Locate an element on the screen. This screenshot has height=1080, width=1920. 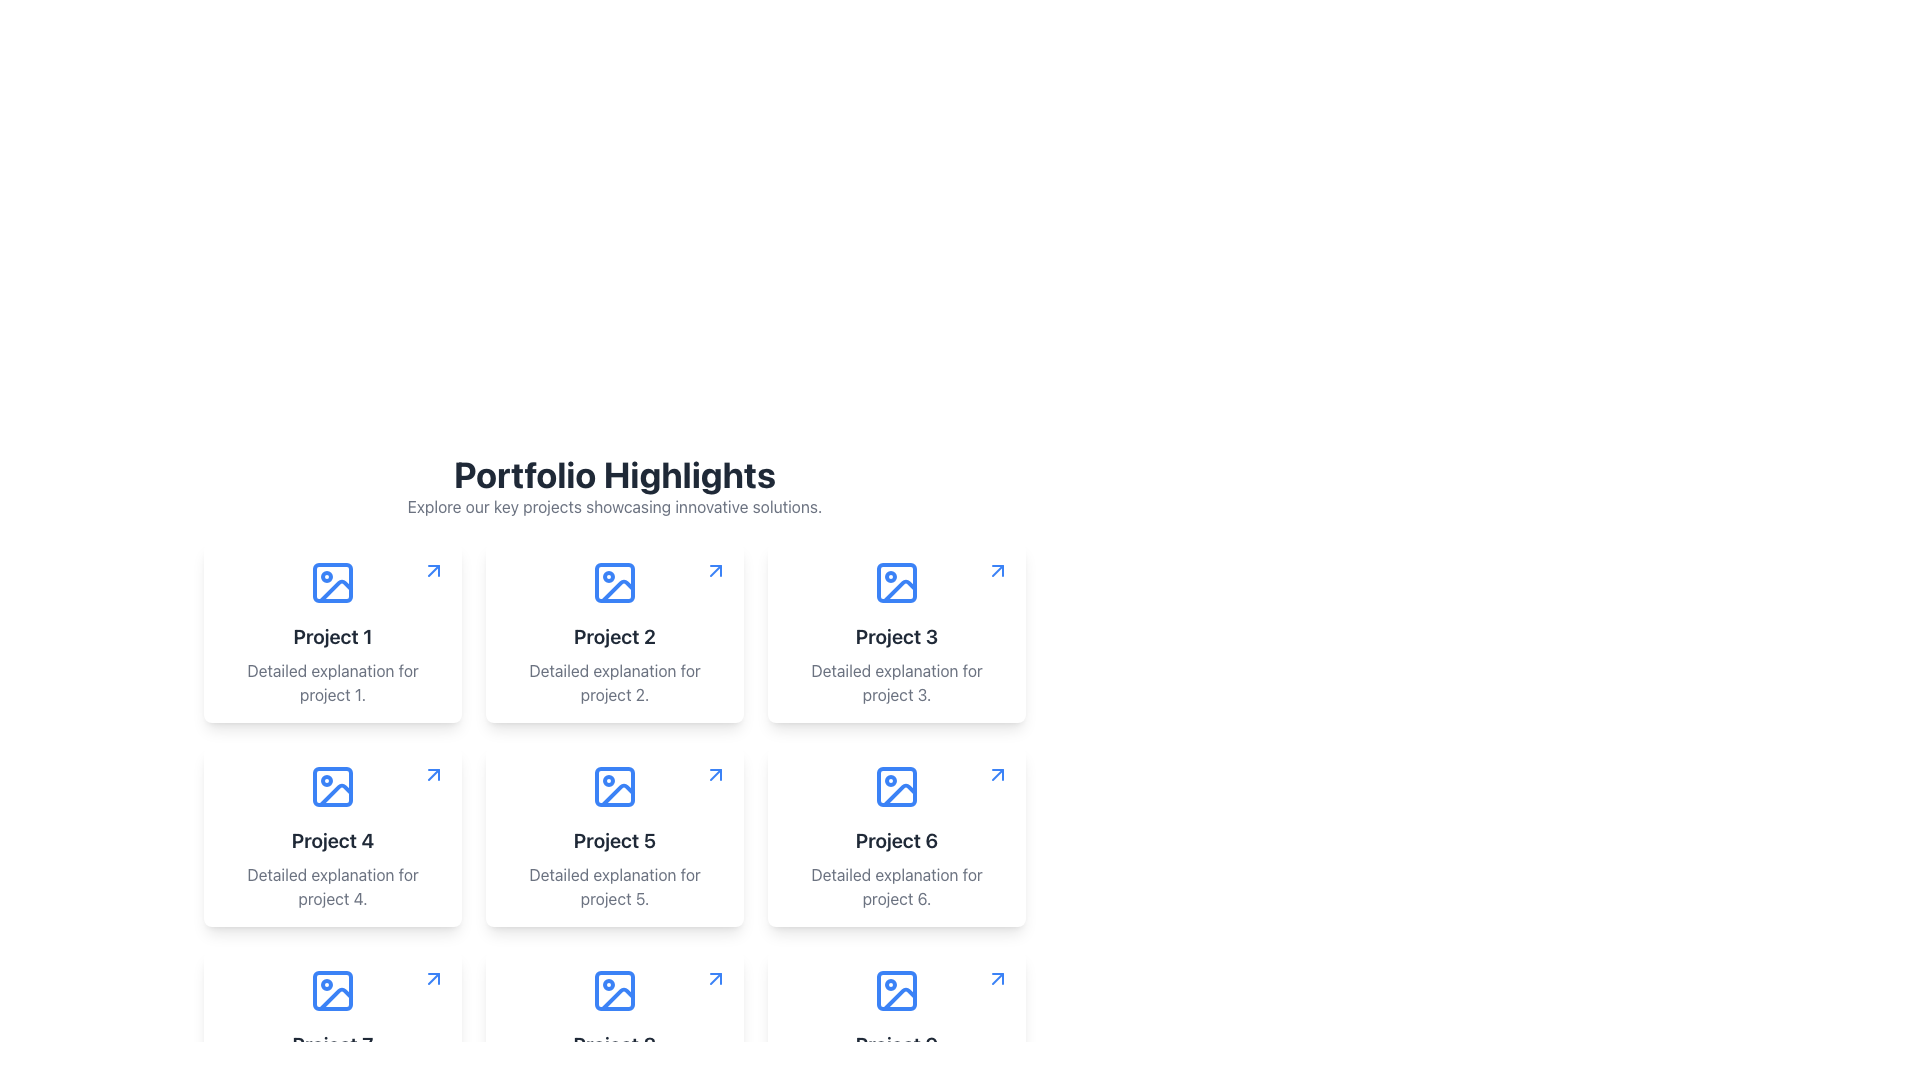
the blue gallery icon located at the top-center of the 'Project 2' card in the 'Portfolio Highlights' section is located at coordinates (613, 582).